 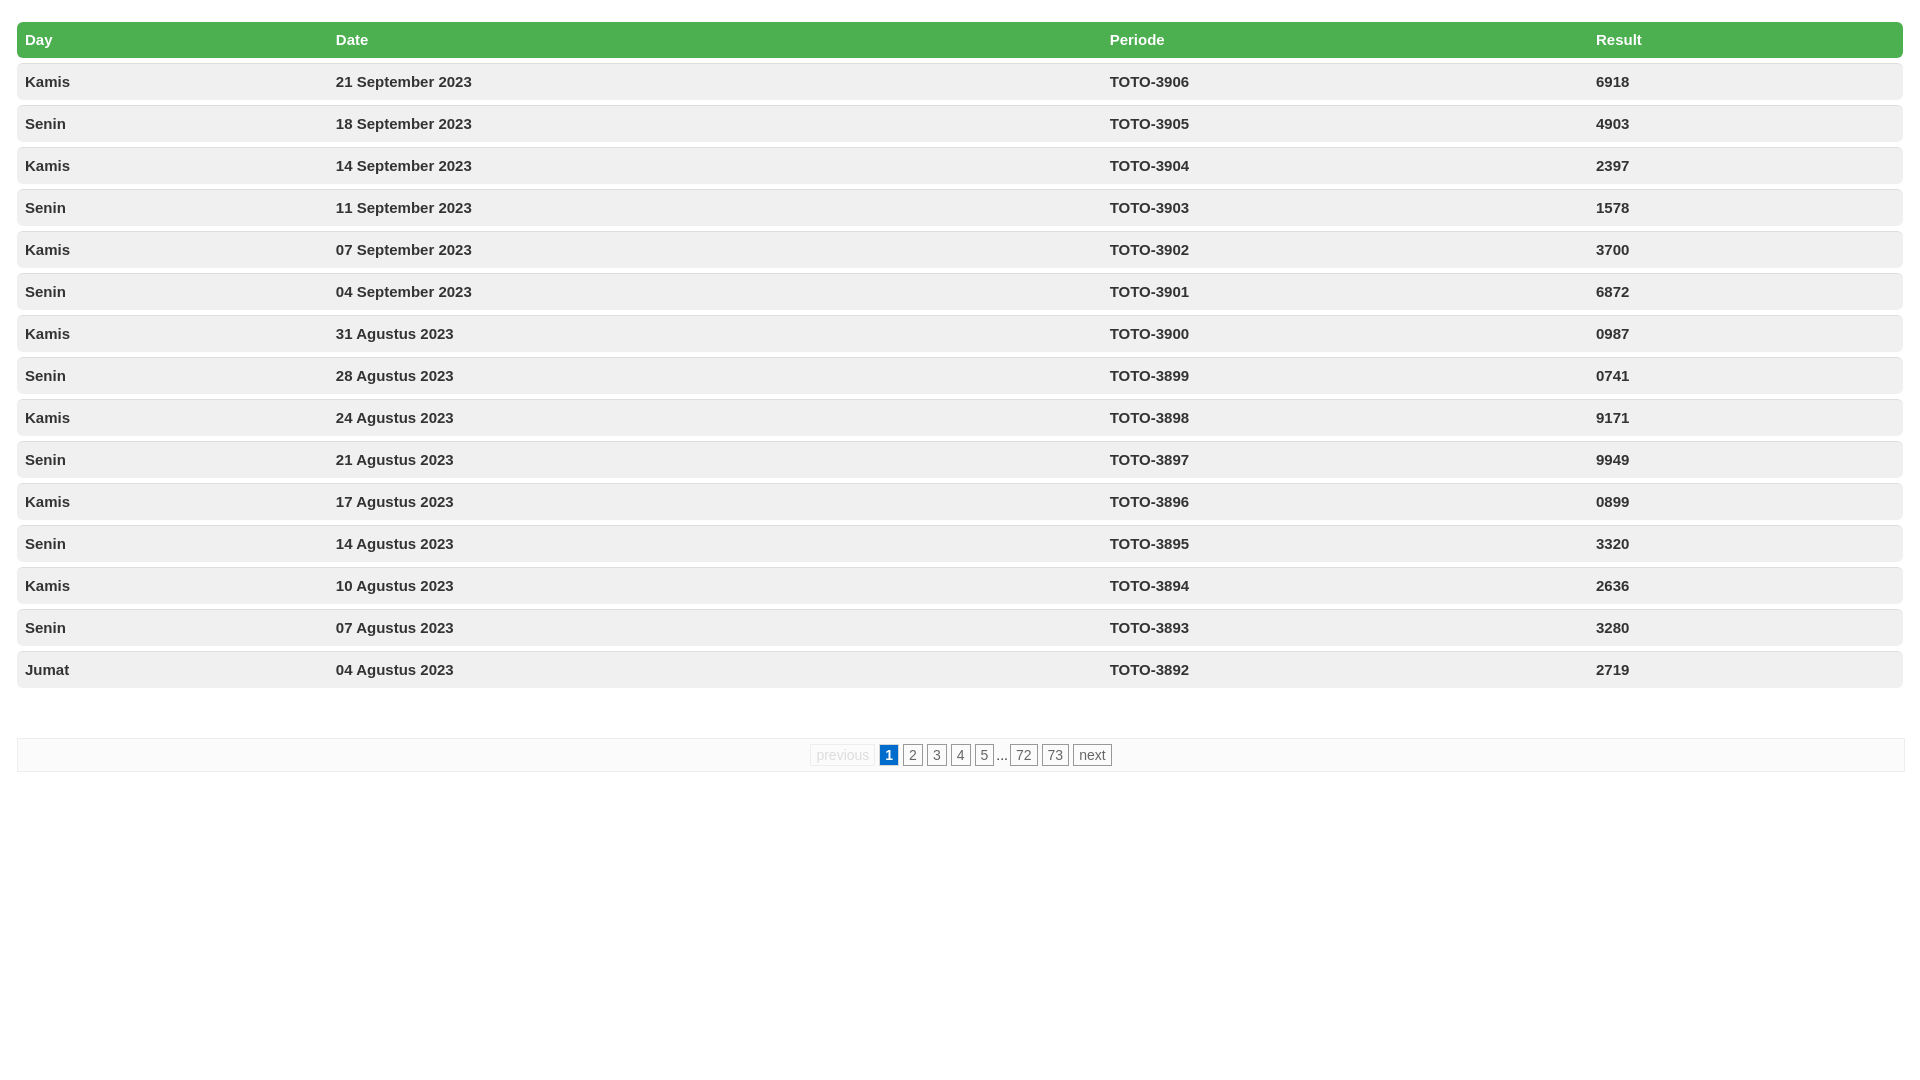 I want to click on '72', so click(x=1023, y=755).